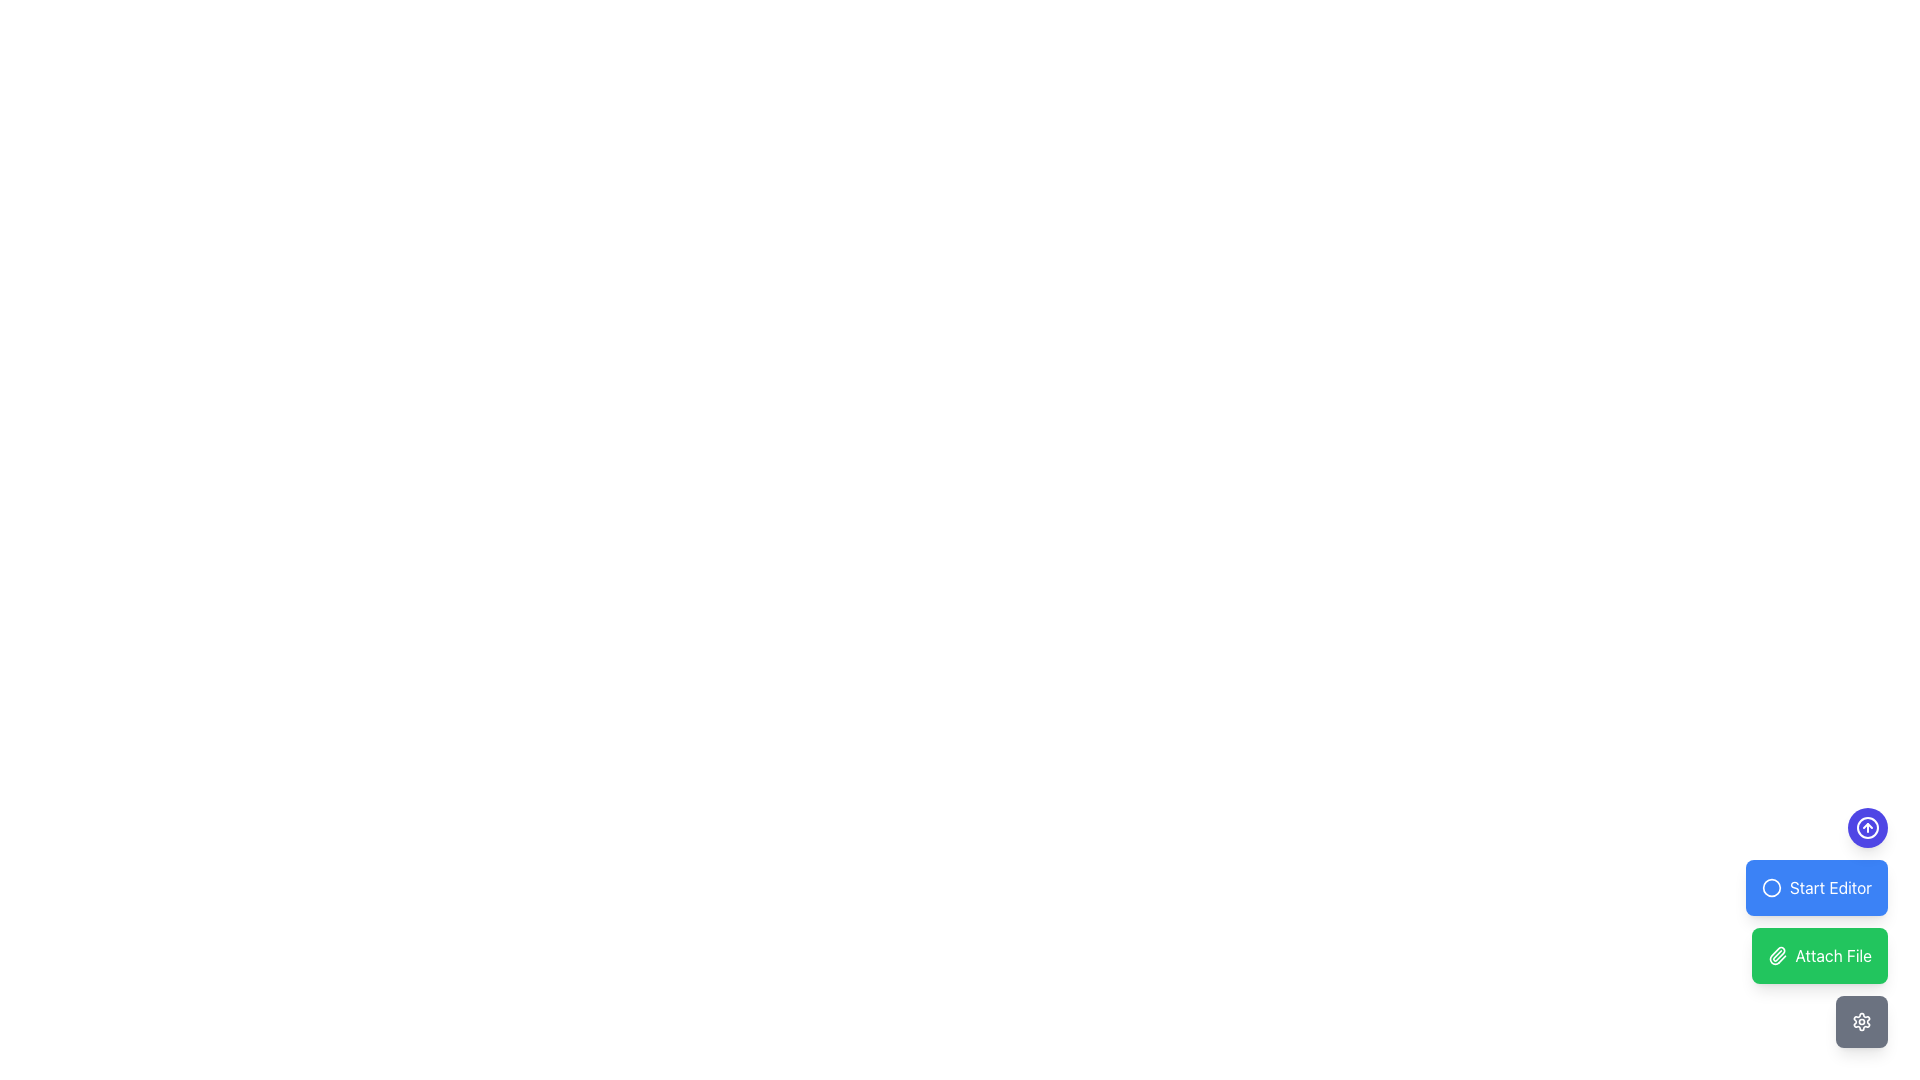 This screenshot has width=1920, height=1080. I want to click on the green 'Attach File' button with white text and a paperclip icon, so click(1819, 955).